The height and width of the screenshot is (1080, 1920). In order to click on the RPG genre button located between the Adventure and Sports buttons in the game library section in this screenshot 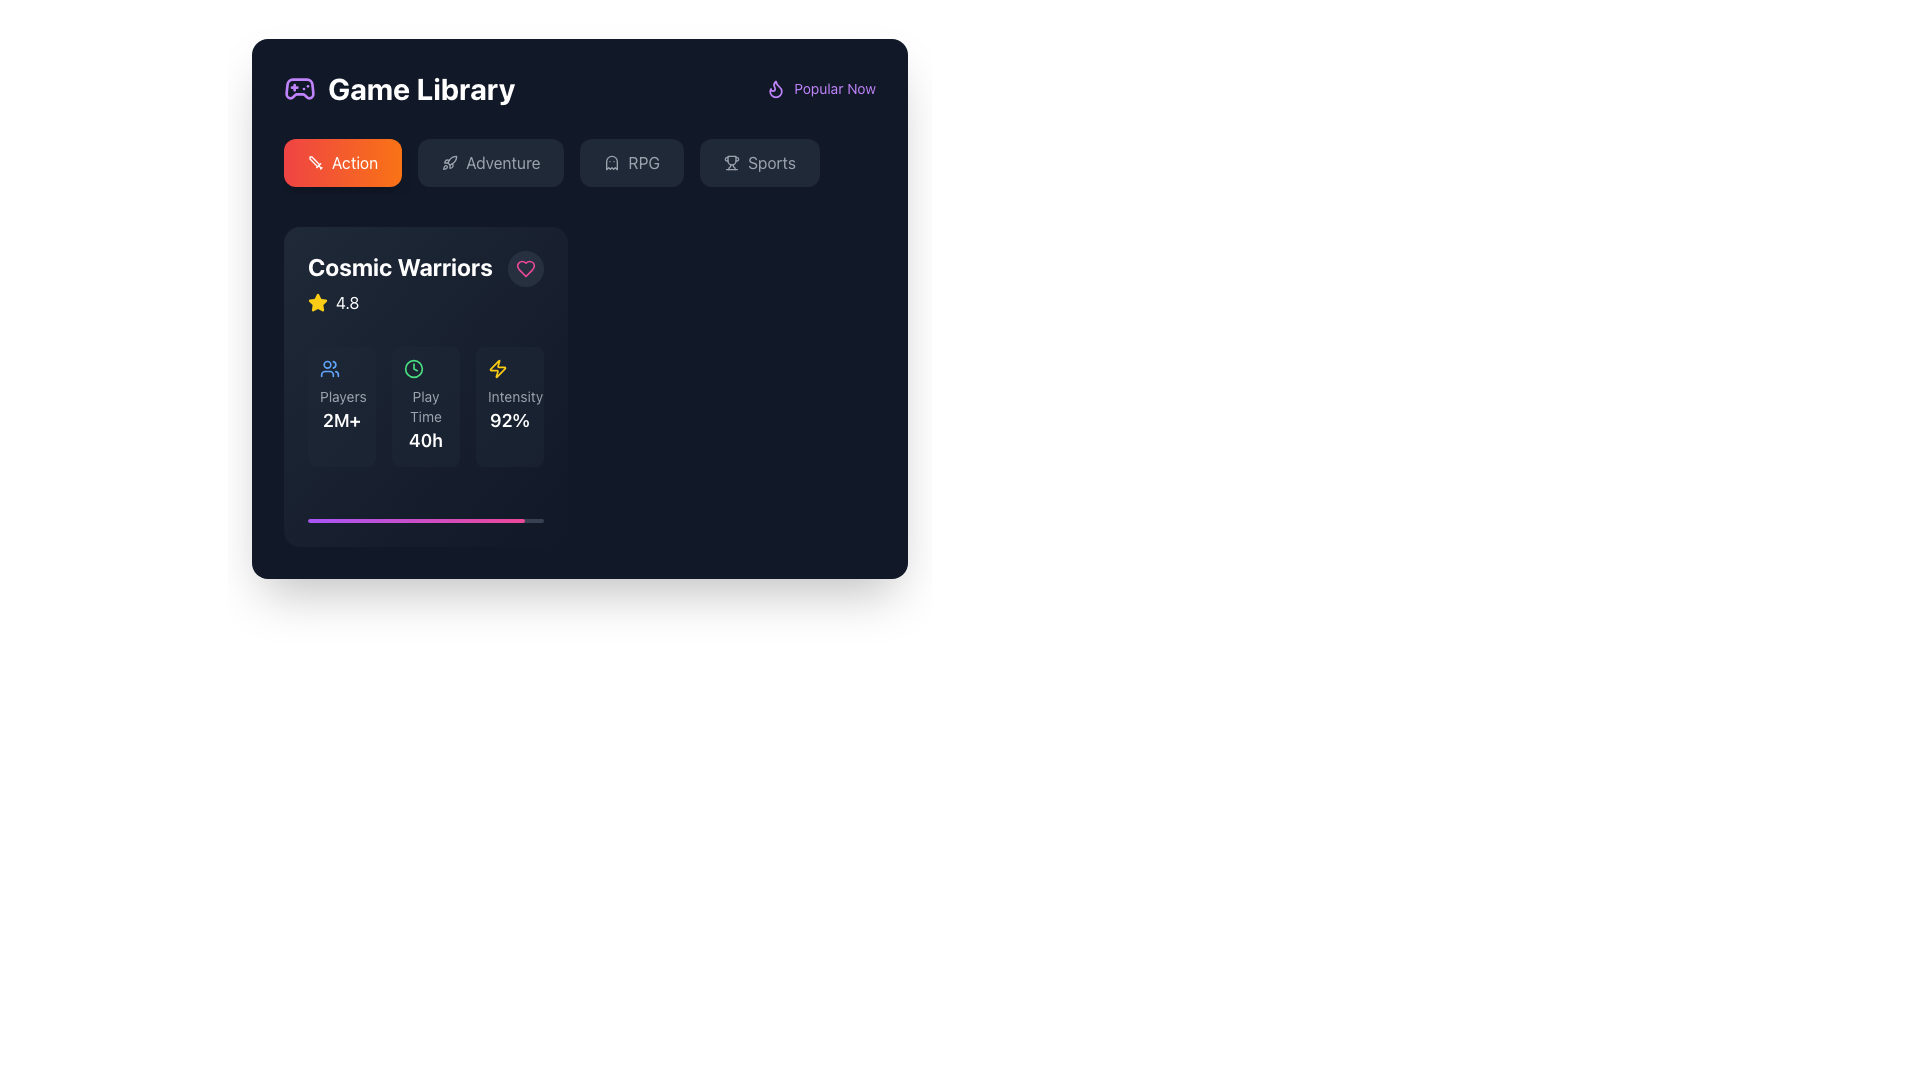, I will do `click(631, 161)`.